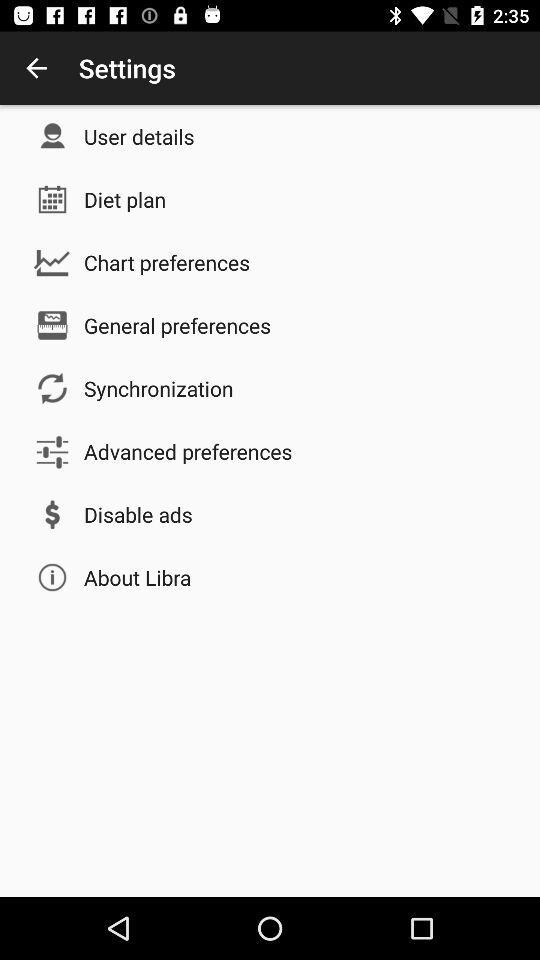 Image resolution: width=540 pixels, height=960 pixels. What do you see at coordinates (177, 325) in the screenshot?
I see `app below the chart preferences icon` at bounding box center [177, 325].